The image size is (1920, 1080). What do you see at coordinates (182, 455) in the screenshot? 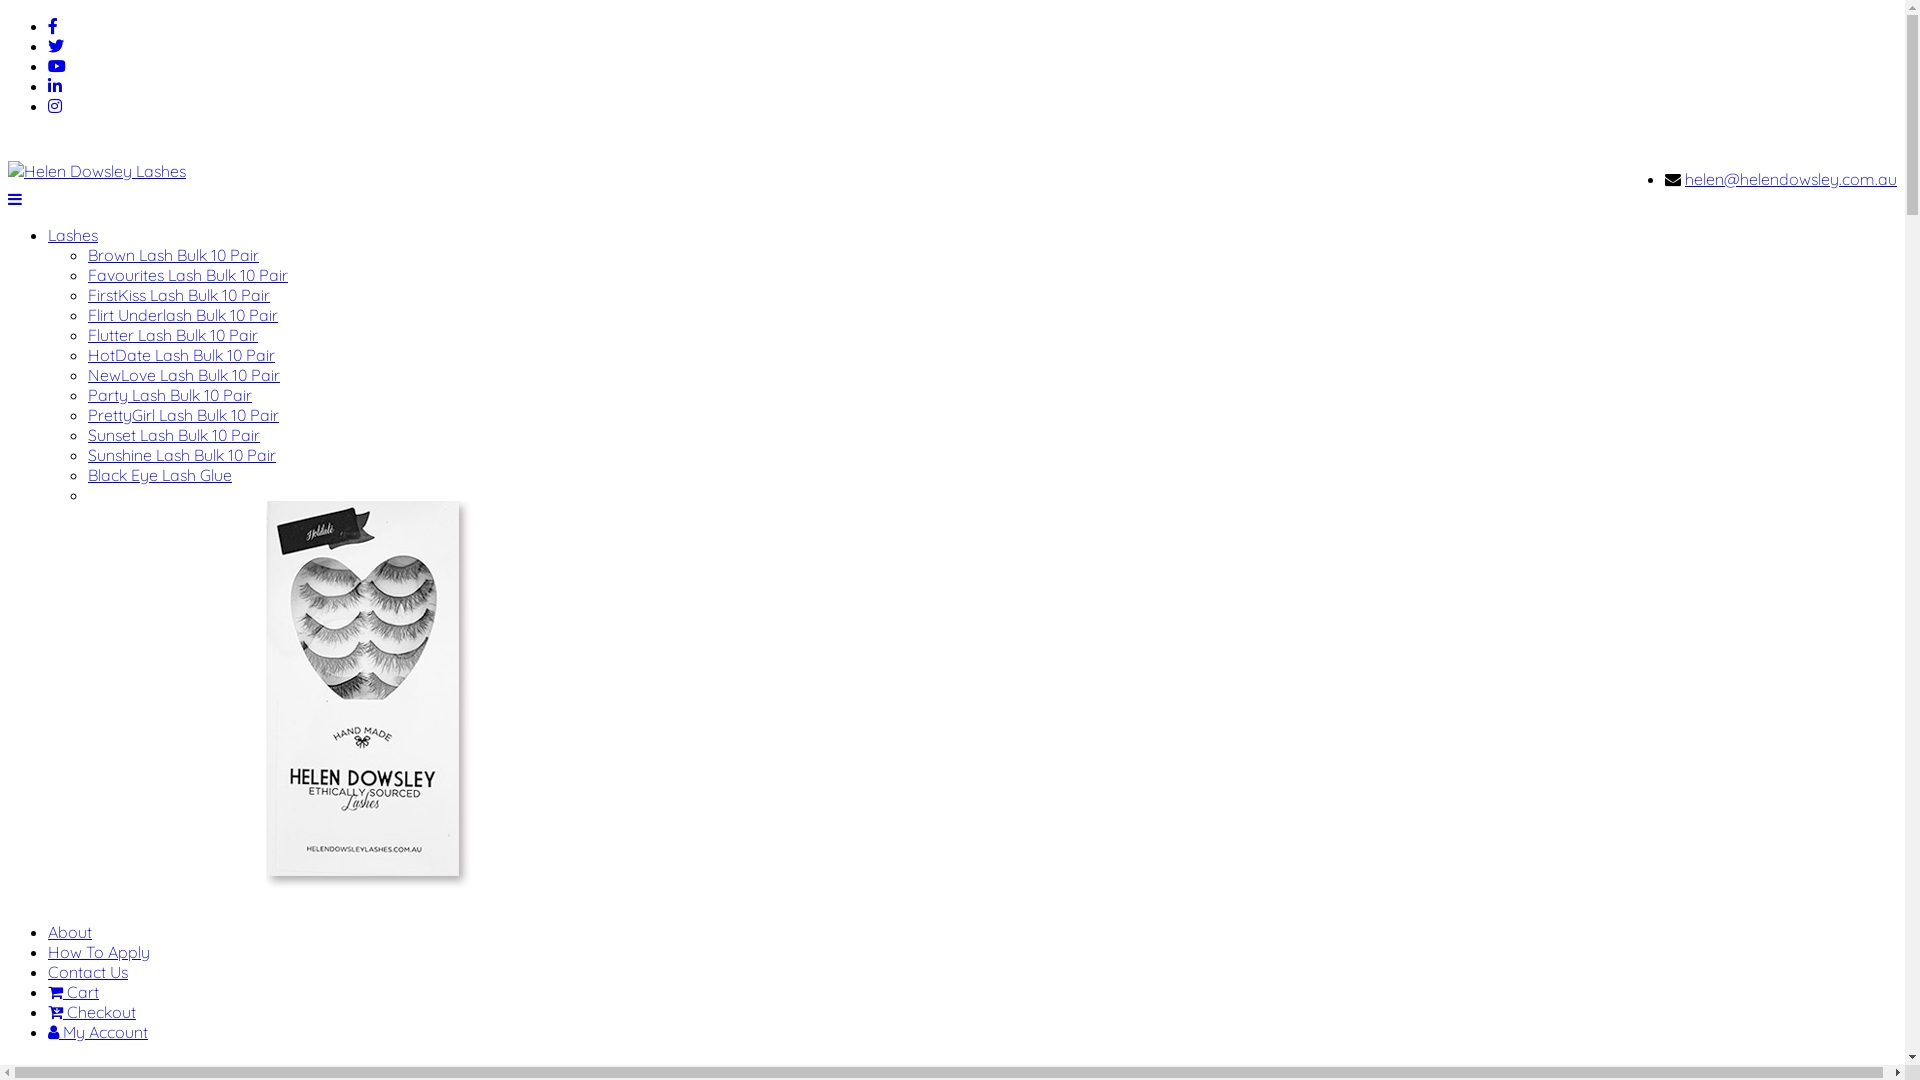
I see `'Sunshine Lash Bulk 10 Pair'` at bounding box center [182, 455].